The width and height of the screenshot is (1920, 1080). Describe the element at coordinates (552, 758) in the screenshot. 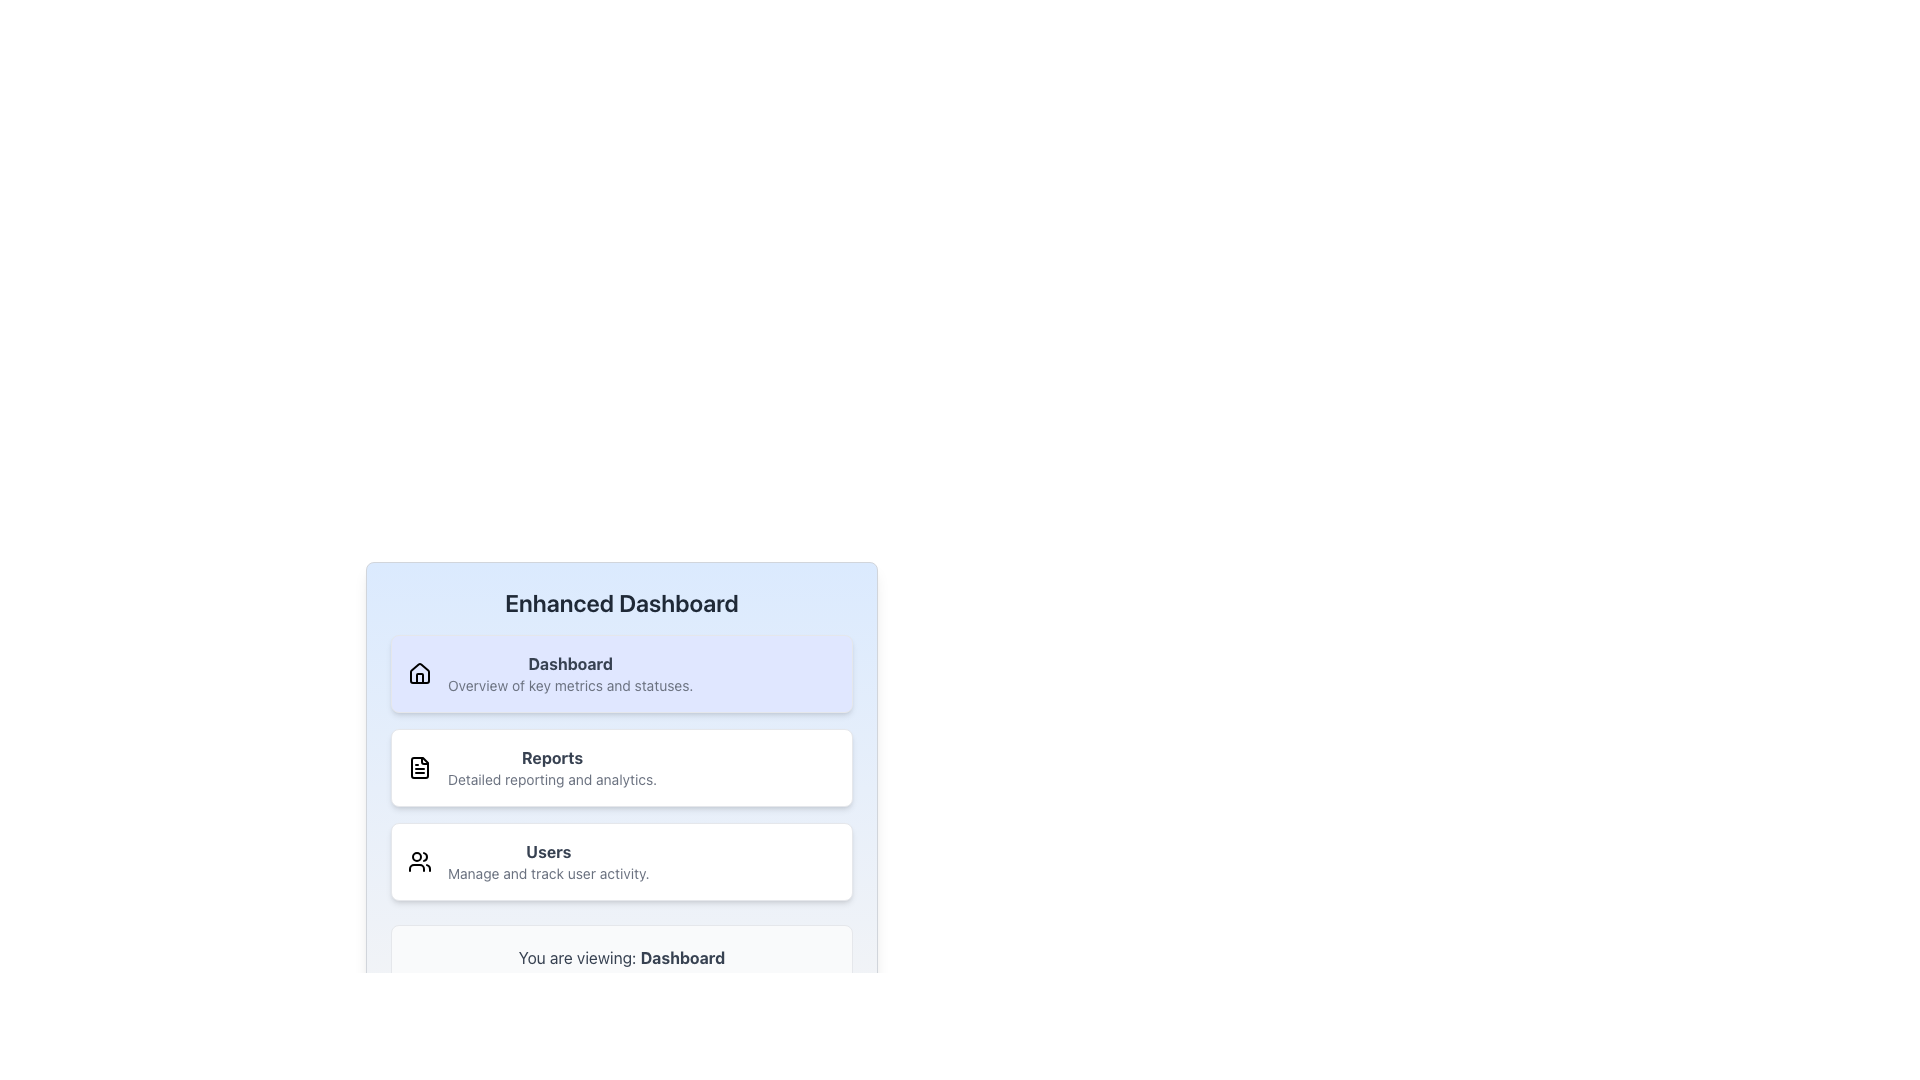

I see `the 'Reports' section title text label, which is centrally positioned in the dashboard card above the descriptive text 'Detailed reporting and analytics'` at that location.